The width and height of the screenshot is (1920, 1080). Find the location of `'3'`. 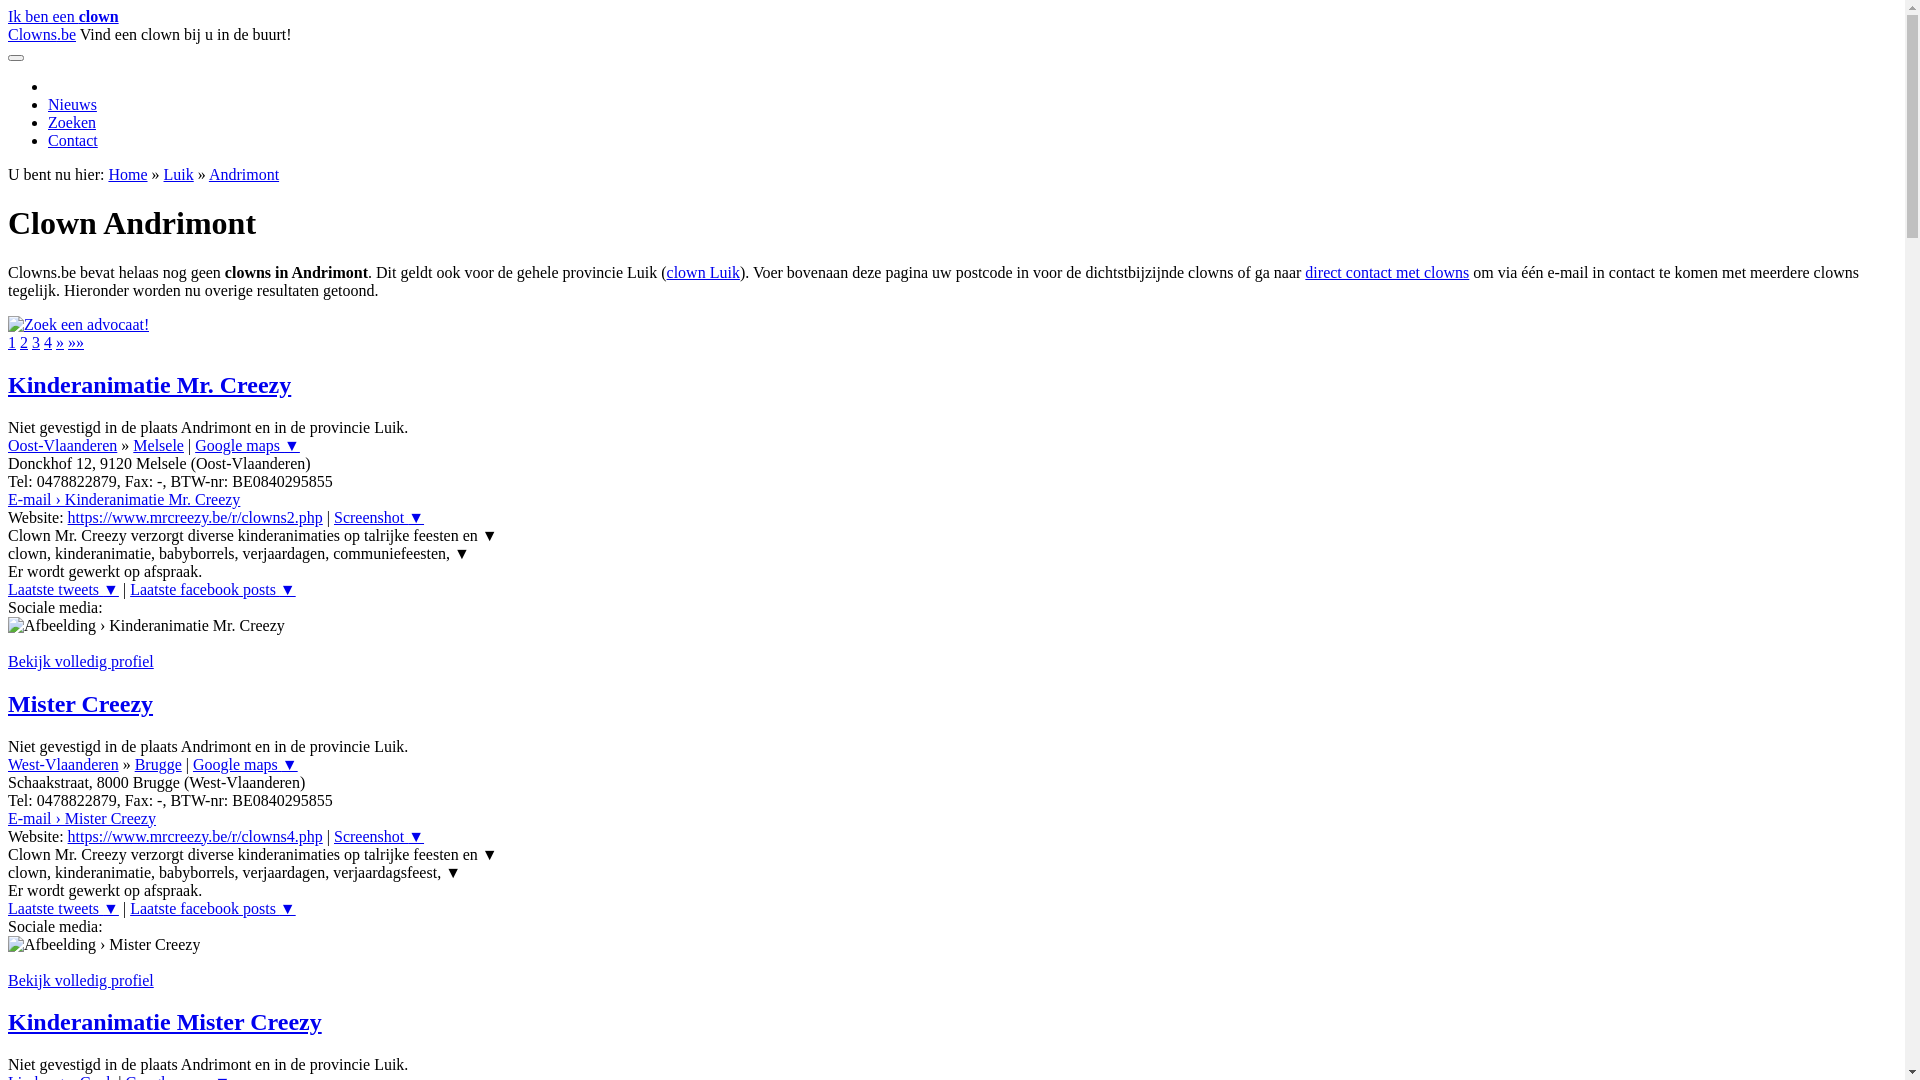

'3' is located at coordinates (32, 341).